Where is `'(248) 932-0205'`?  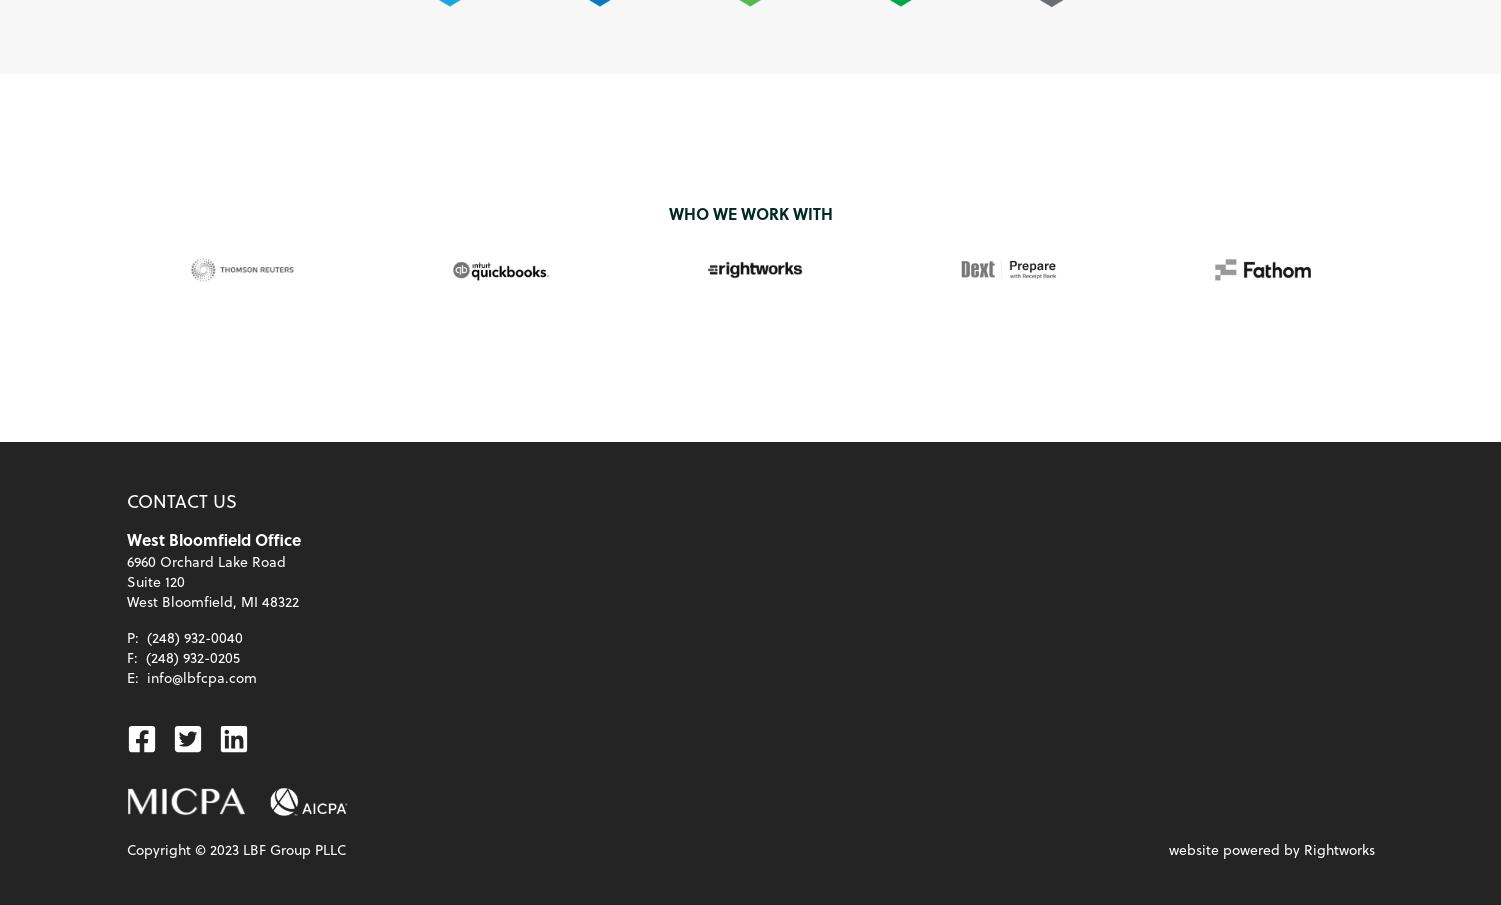 '(248) 932-0205' is located at coordinates (191, 657).